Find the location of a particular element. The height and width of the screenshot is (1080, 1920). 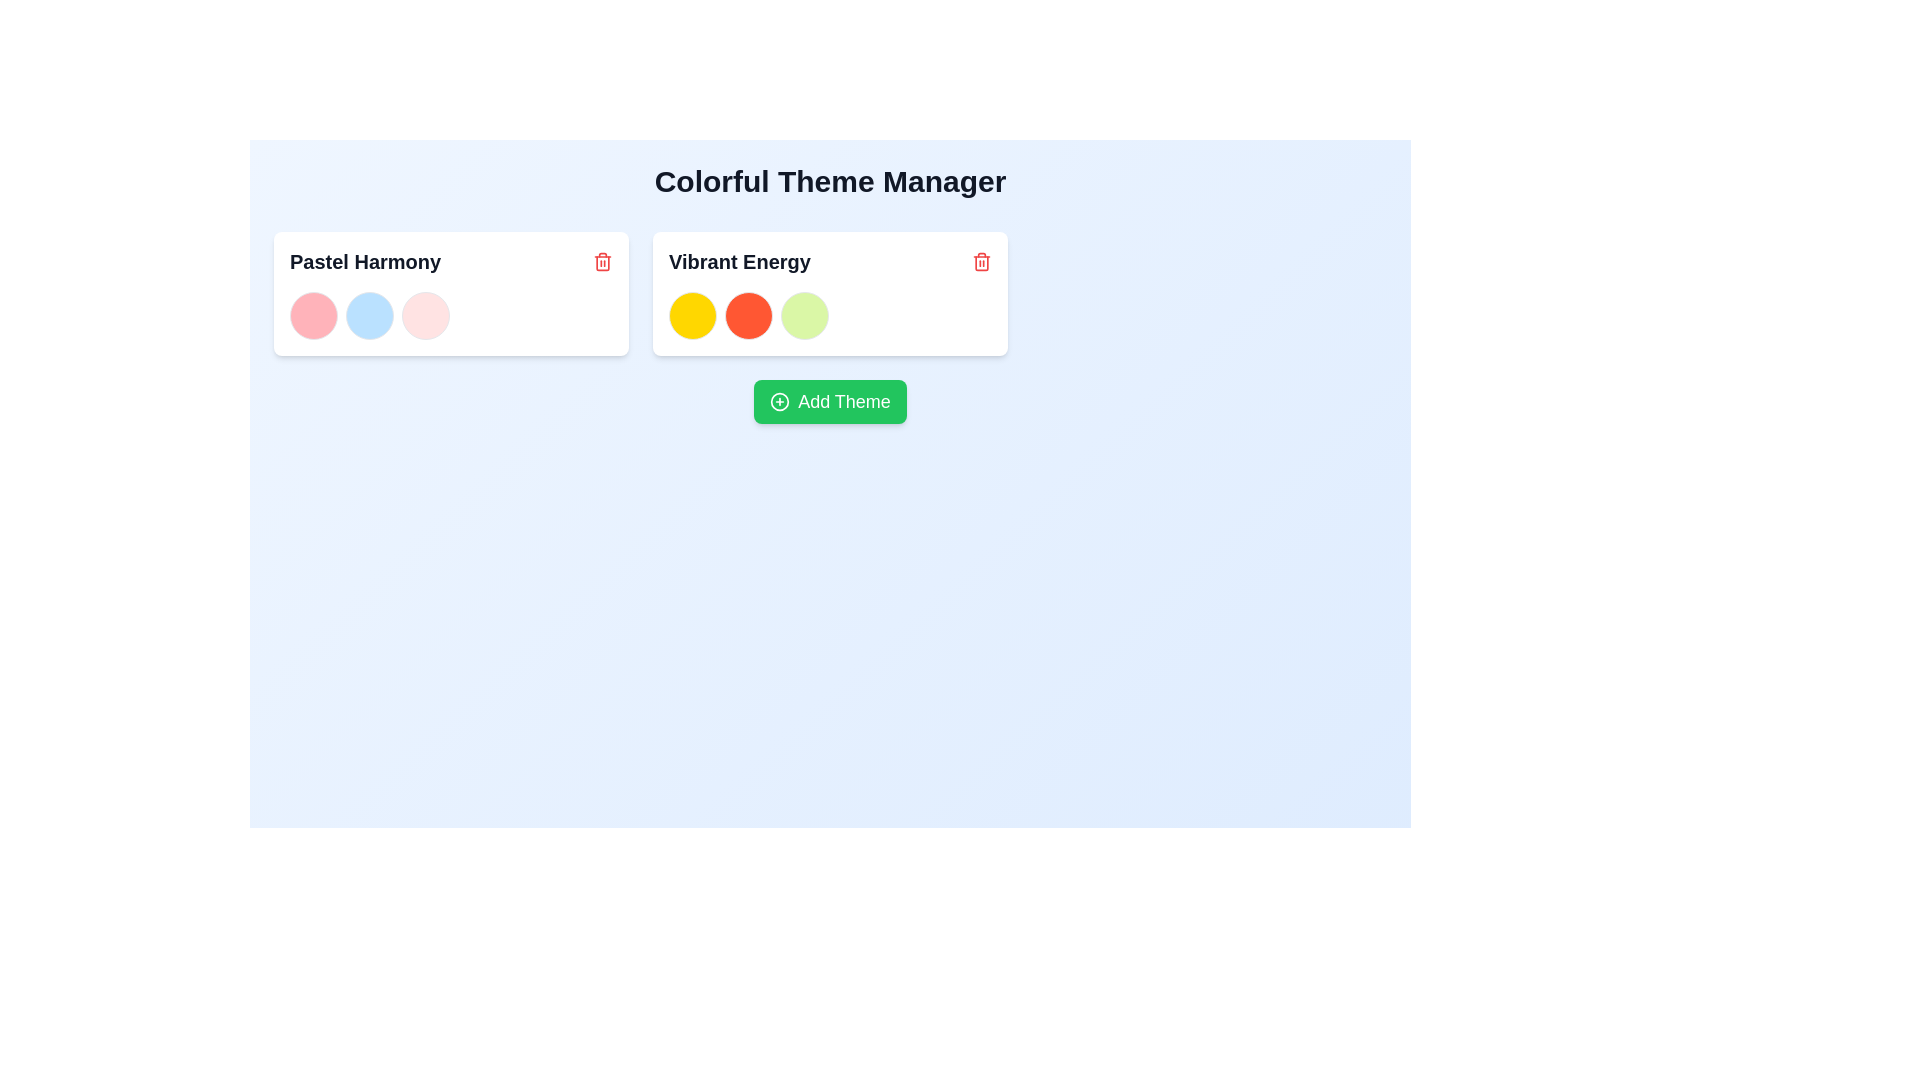

the circular decorative element with a light blue background located in the center of three horizontally aligned circular elements within the 'Pastel Harmony' theme card is located at coordinates (369, 315).